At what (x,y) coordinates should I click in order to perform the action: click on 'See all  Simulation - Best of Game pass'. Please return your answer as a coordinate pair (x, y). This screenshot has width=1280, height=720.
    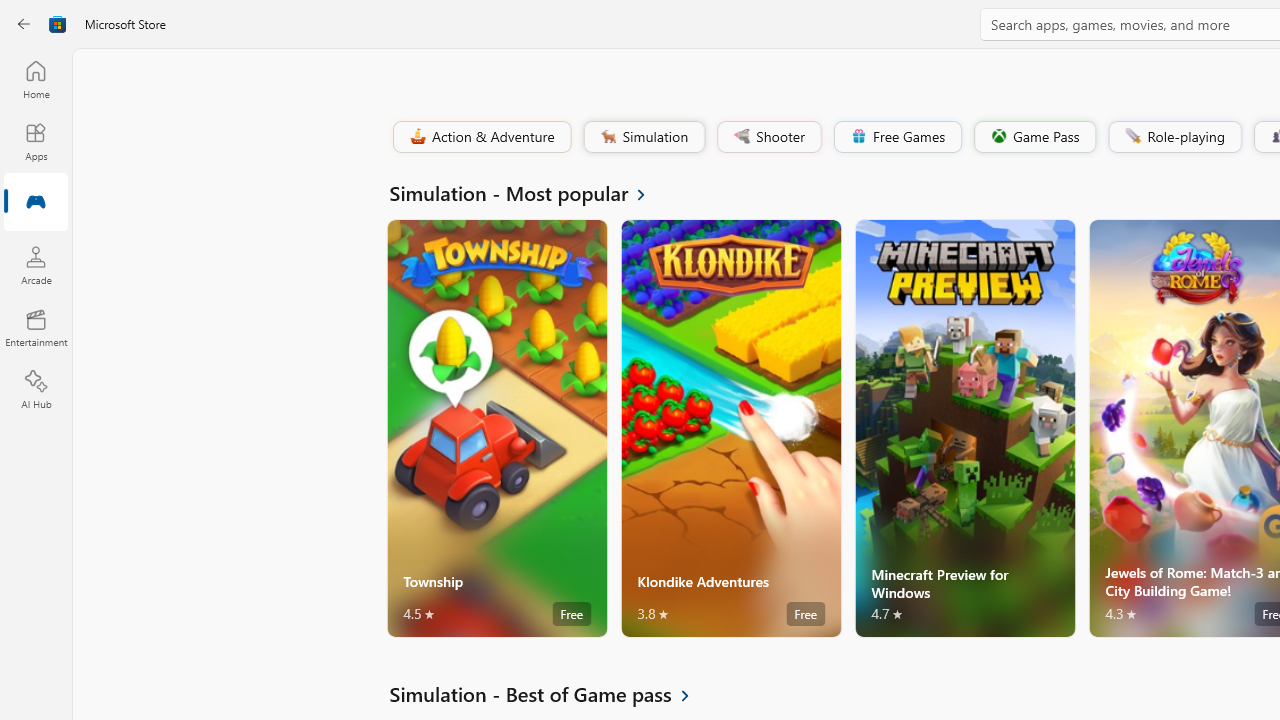
    Looking at the image, I should click on (551, 693).